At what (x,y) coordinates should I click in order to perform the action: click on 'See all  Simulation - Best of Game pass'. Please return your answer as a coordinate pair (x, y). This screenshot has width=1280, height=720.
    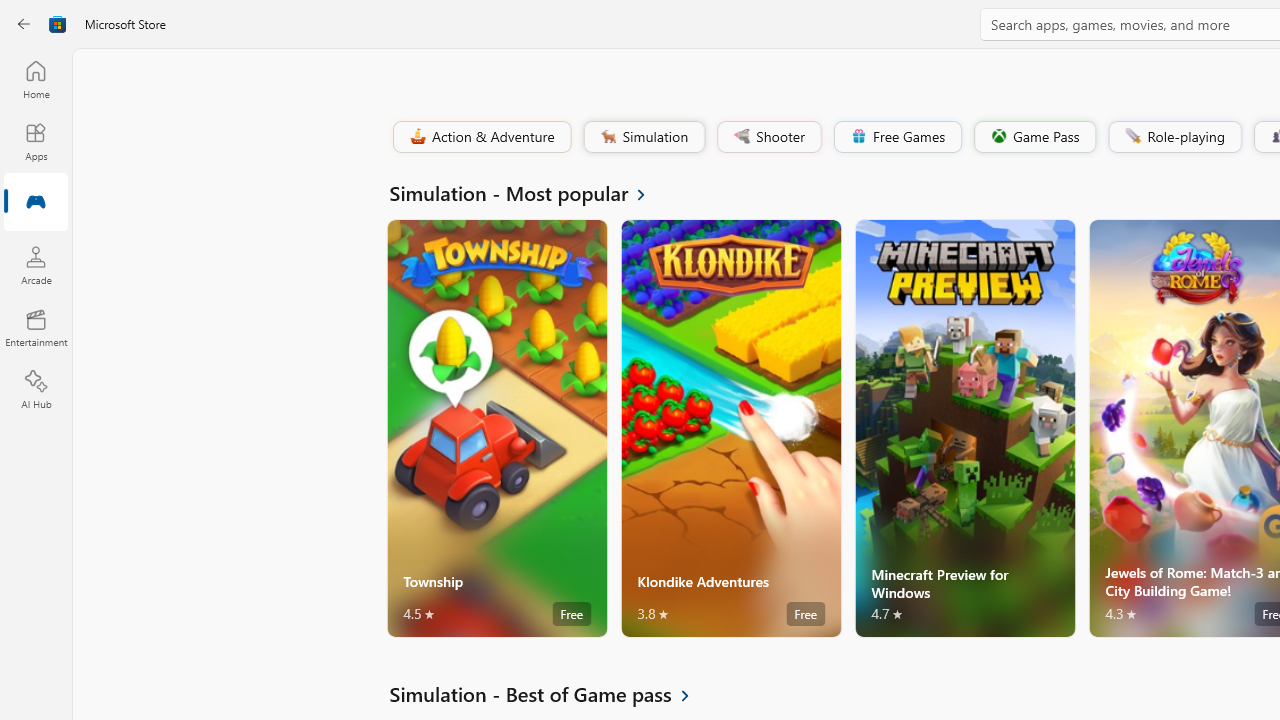
    Looking at the image, I should click on (551, 693).